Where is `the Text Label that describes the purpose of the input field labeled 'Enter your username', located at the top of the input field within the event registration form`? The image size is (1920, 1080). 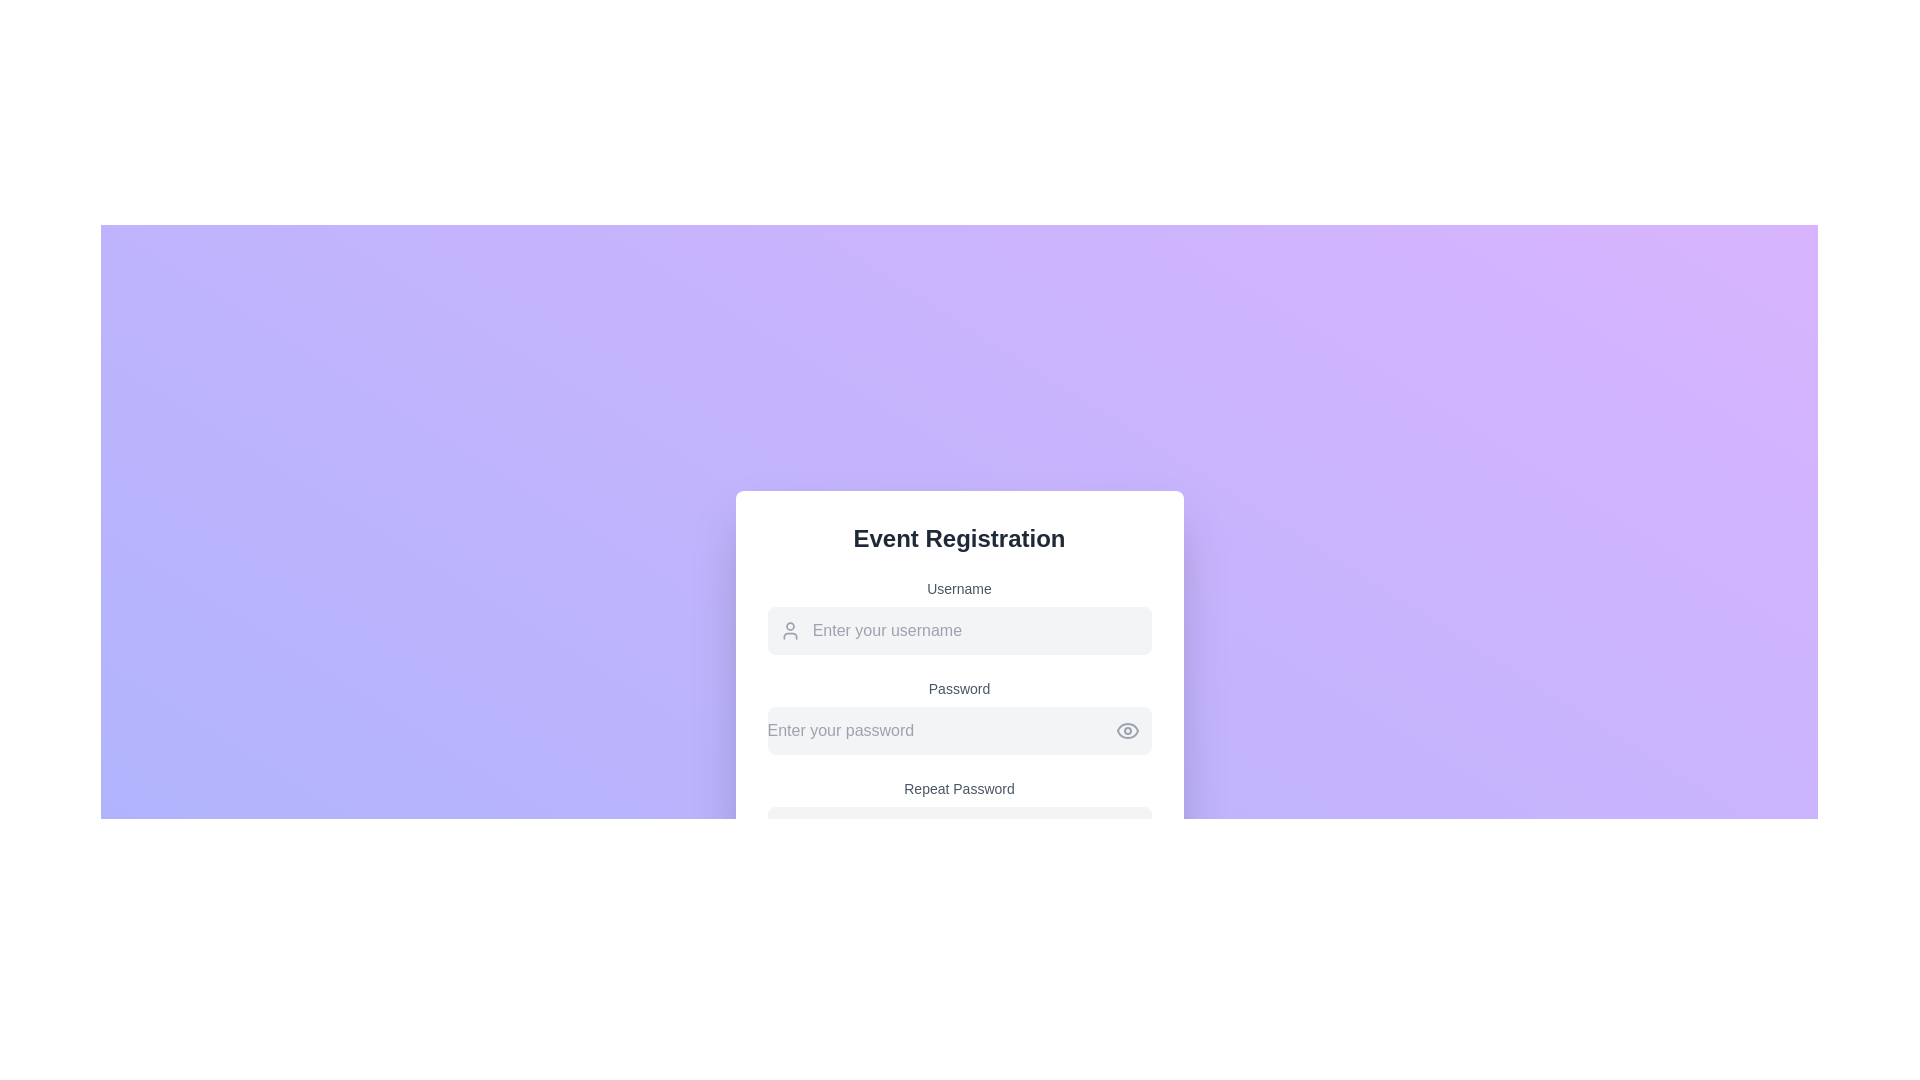
the Text Label that describes the purpose of the input field labeled 'Enter your username', located at the top of the input field within the event registration form is located at coordinates (958, 588).